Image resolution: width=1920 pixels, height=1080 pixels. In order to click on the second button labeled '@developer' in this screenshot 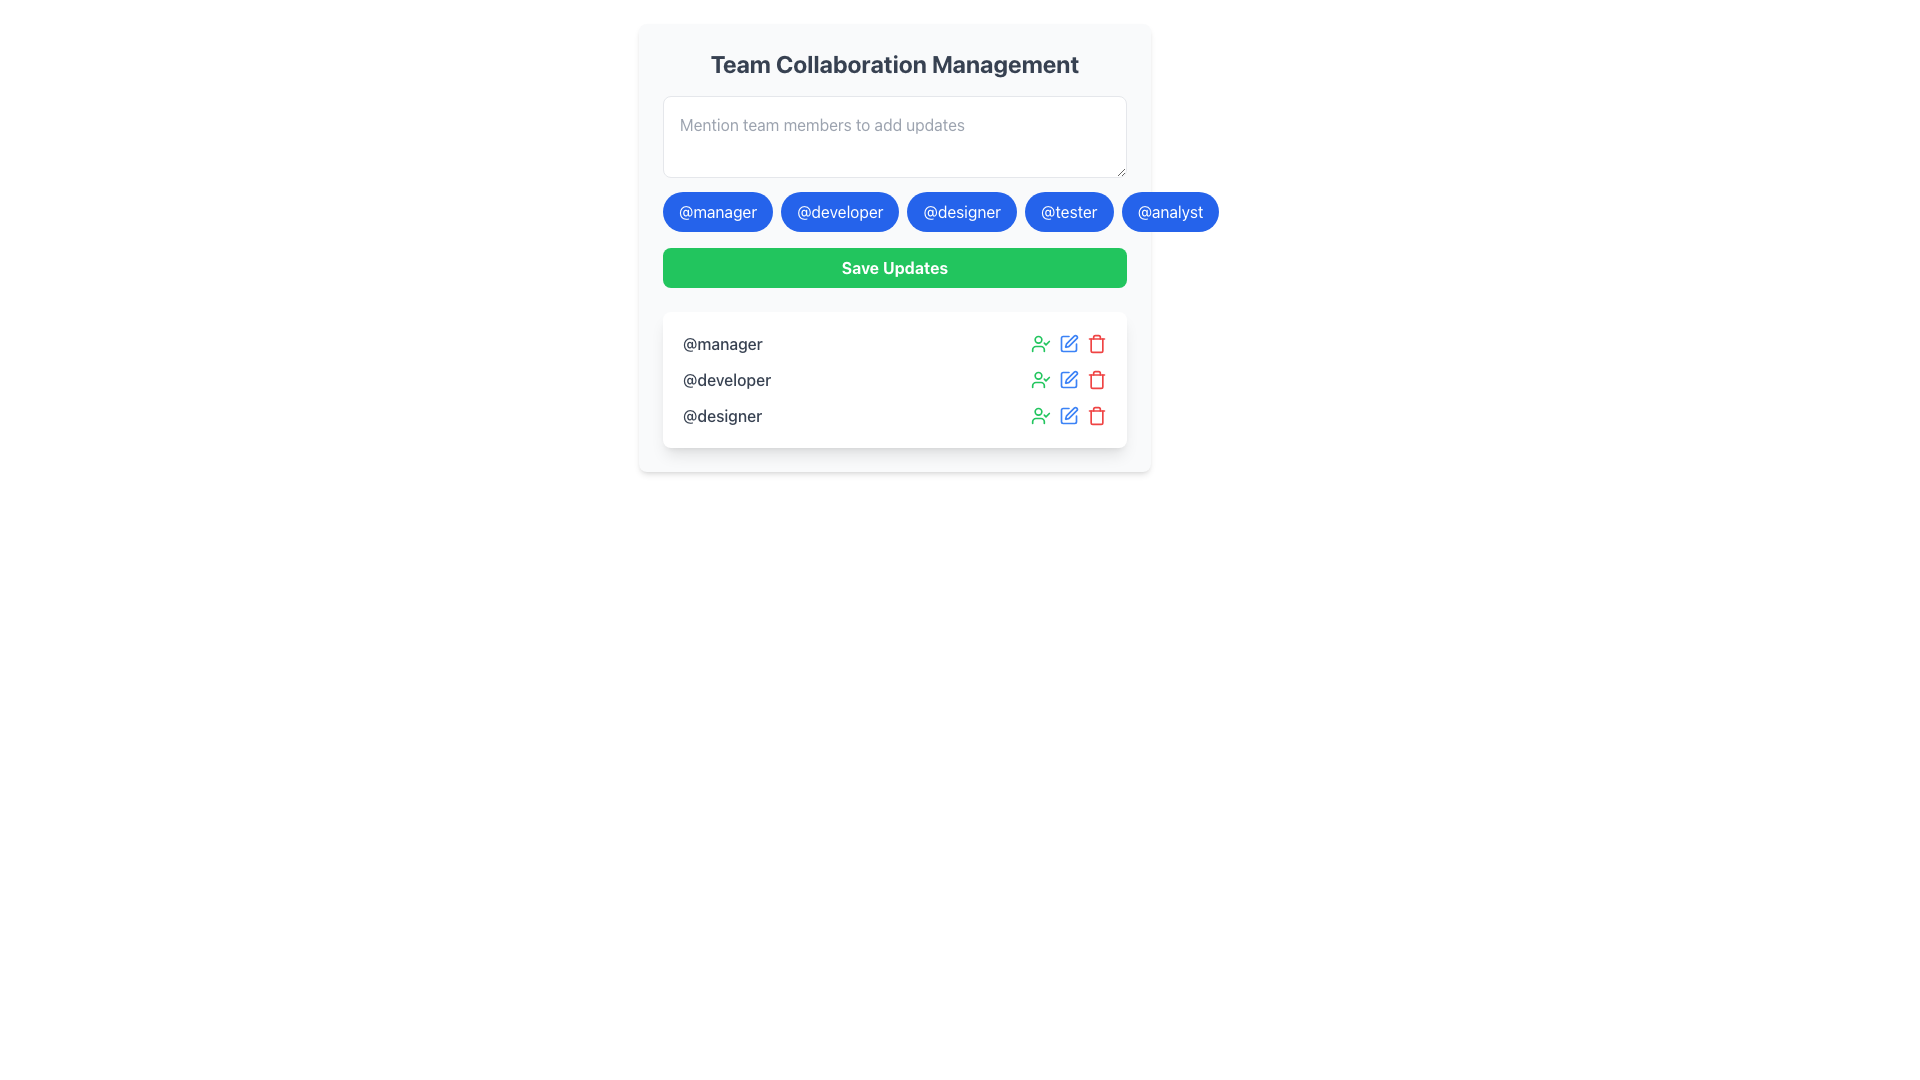, I will do `click(840, 212)`.